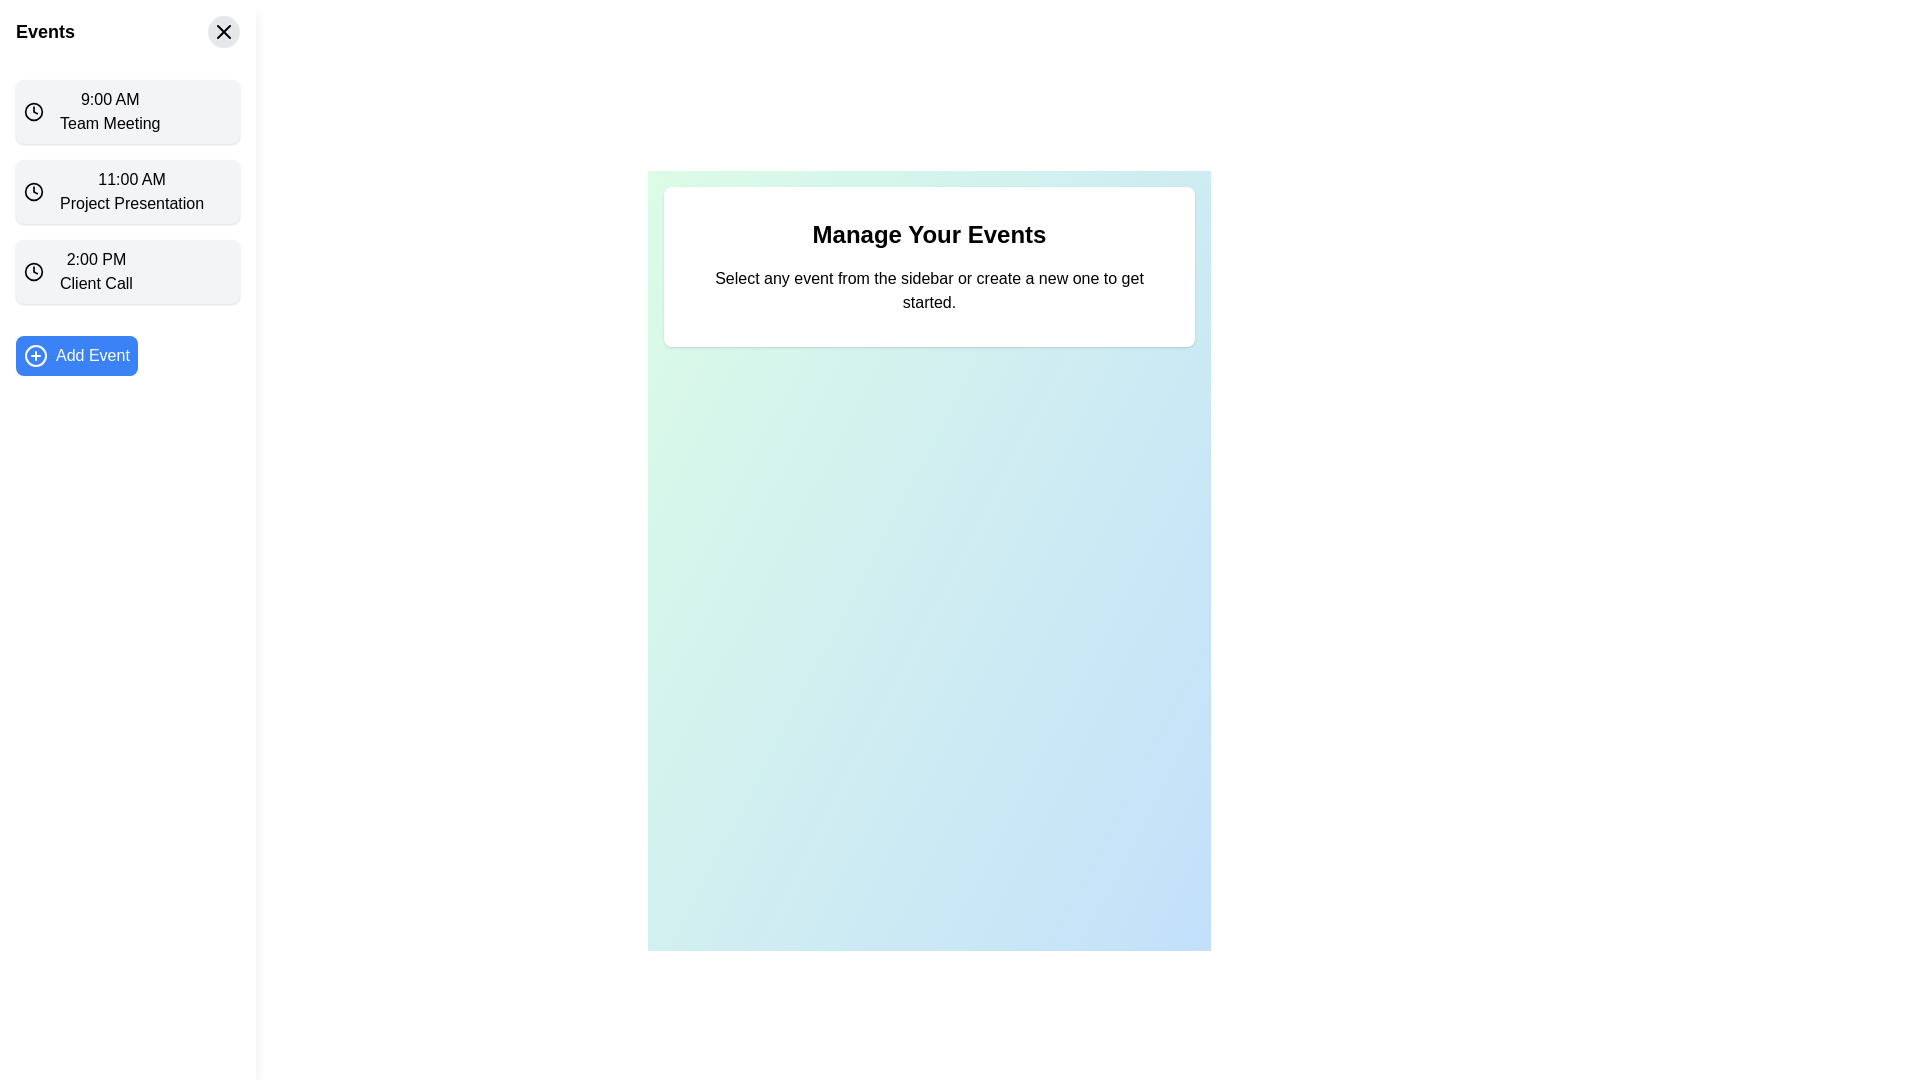  What do you see at coordinates (109, 111) in the screenshot?
I see `the Text Display element that shows '9:00 AM' and 'Team Meeting', which is the first item in the sidebar under the 'Events' section` at bounding box center [109, 111].